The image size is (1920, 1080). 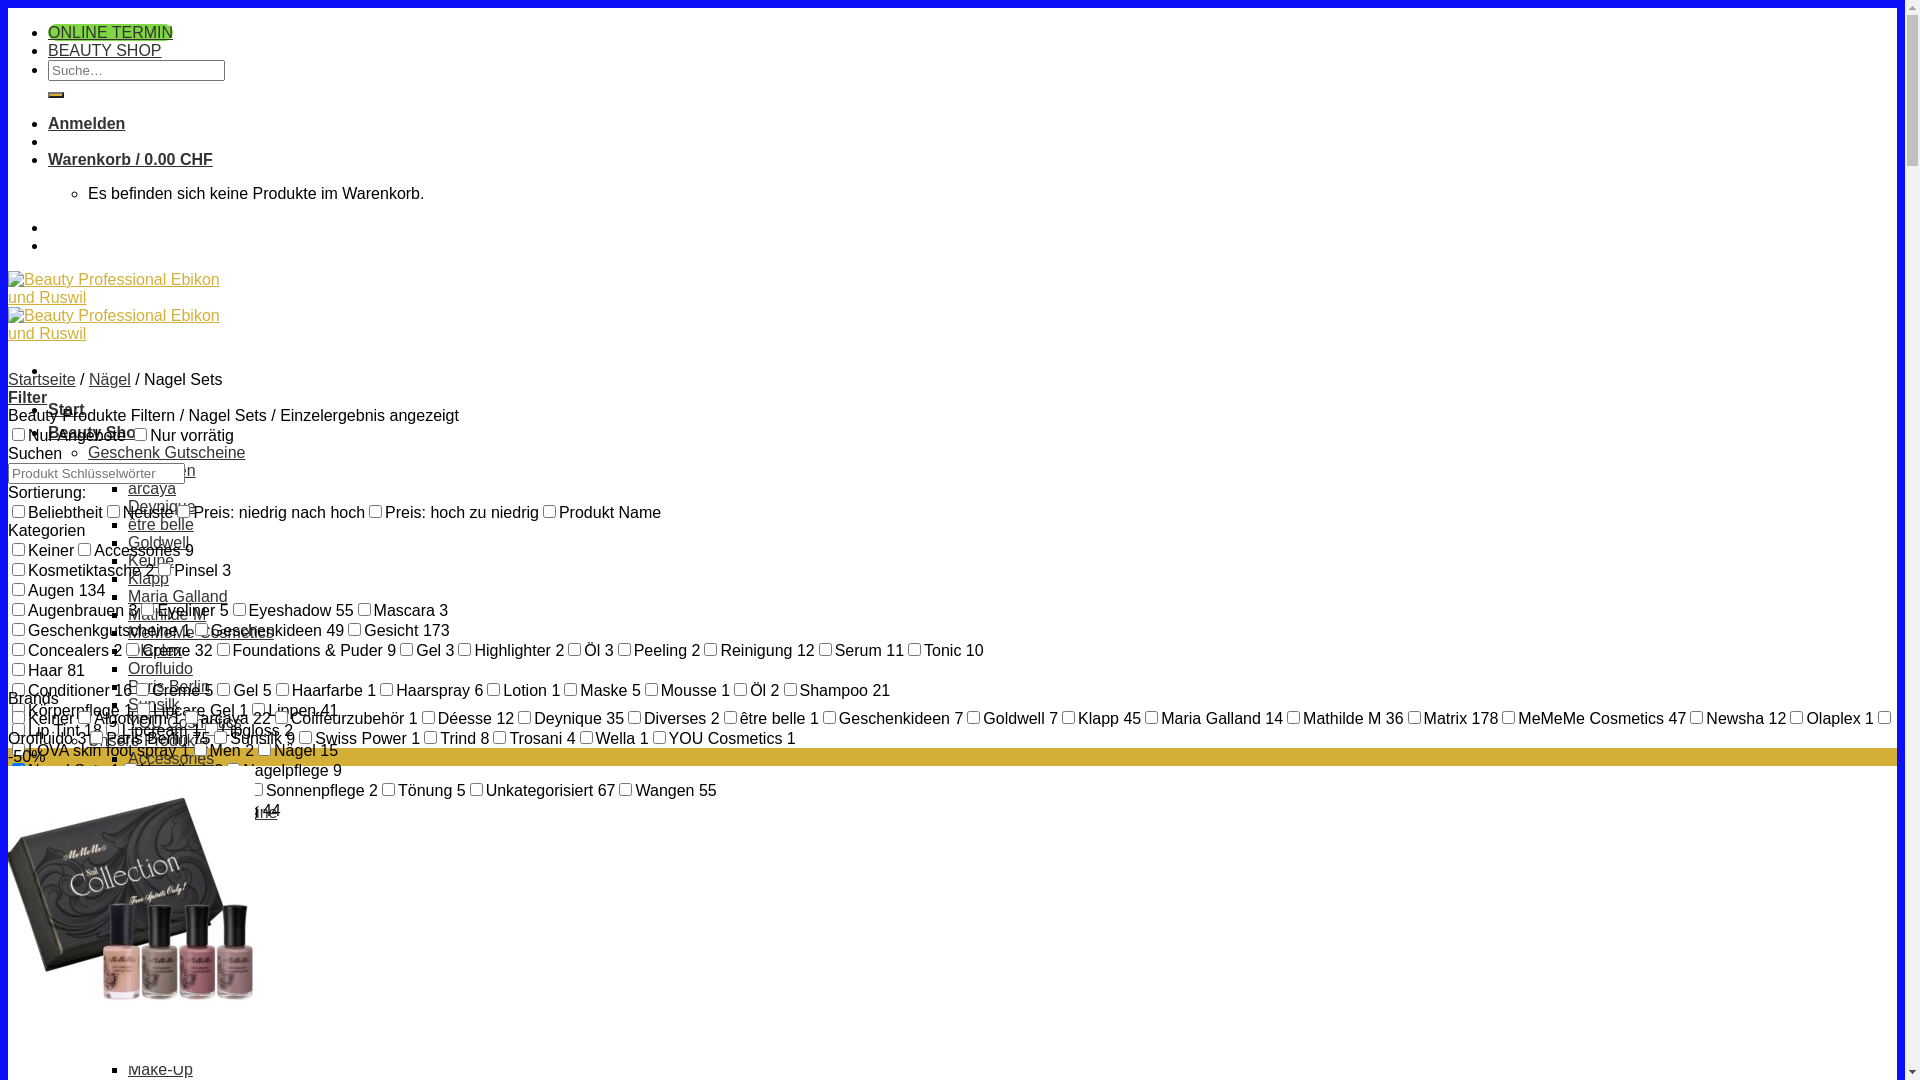 I want to click on 'Sunsilk', so click(x=152, y=703).